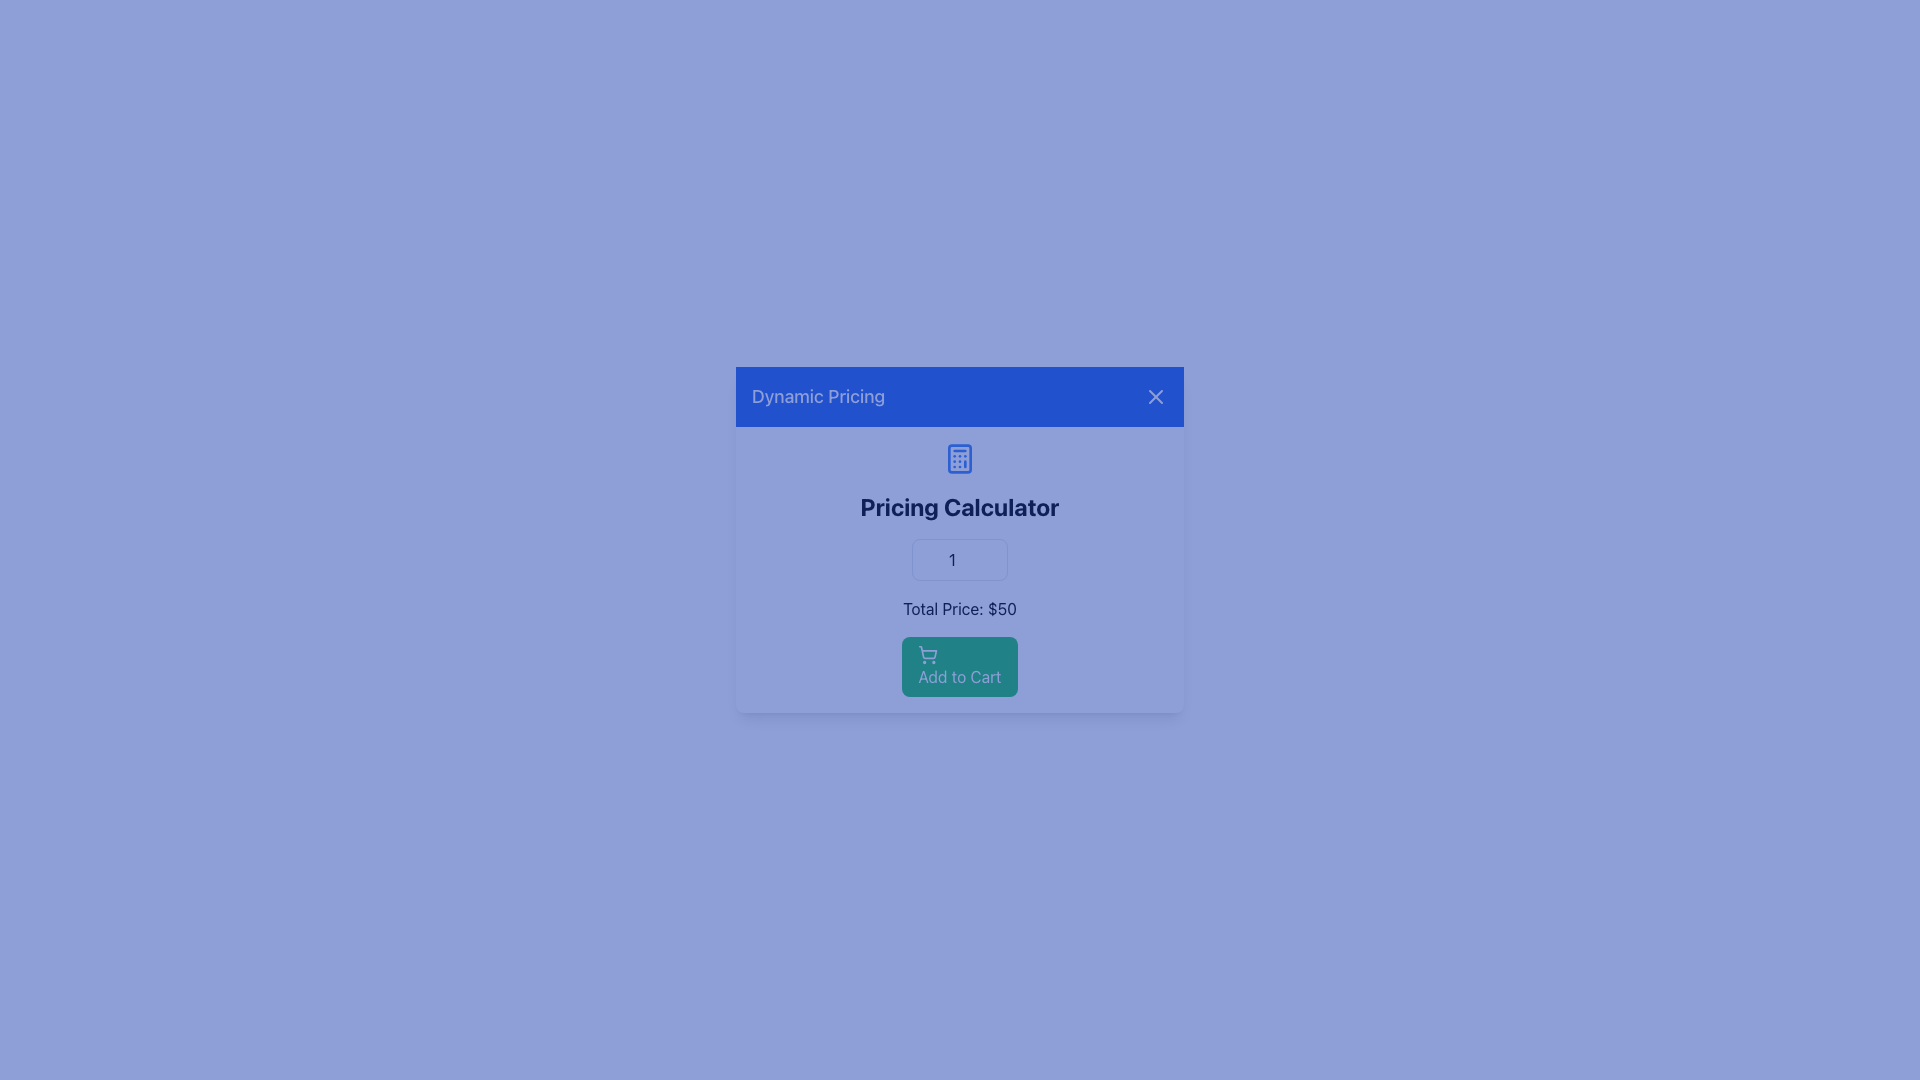 This screenshot has width=1920, height=1080. Describe the element at coordinates (960, 459) in the screenshot. I see `the central rounded rectangle within the blue calculator icon located at the top center of the dialog box, above the 'Pricing Calculator' heading` at that location.